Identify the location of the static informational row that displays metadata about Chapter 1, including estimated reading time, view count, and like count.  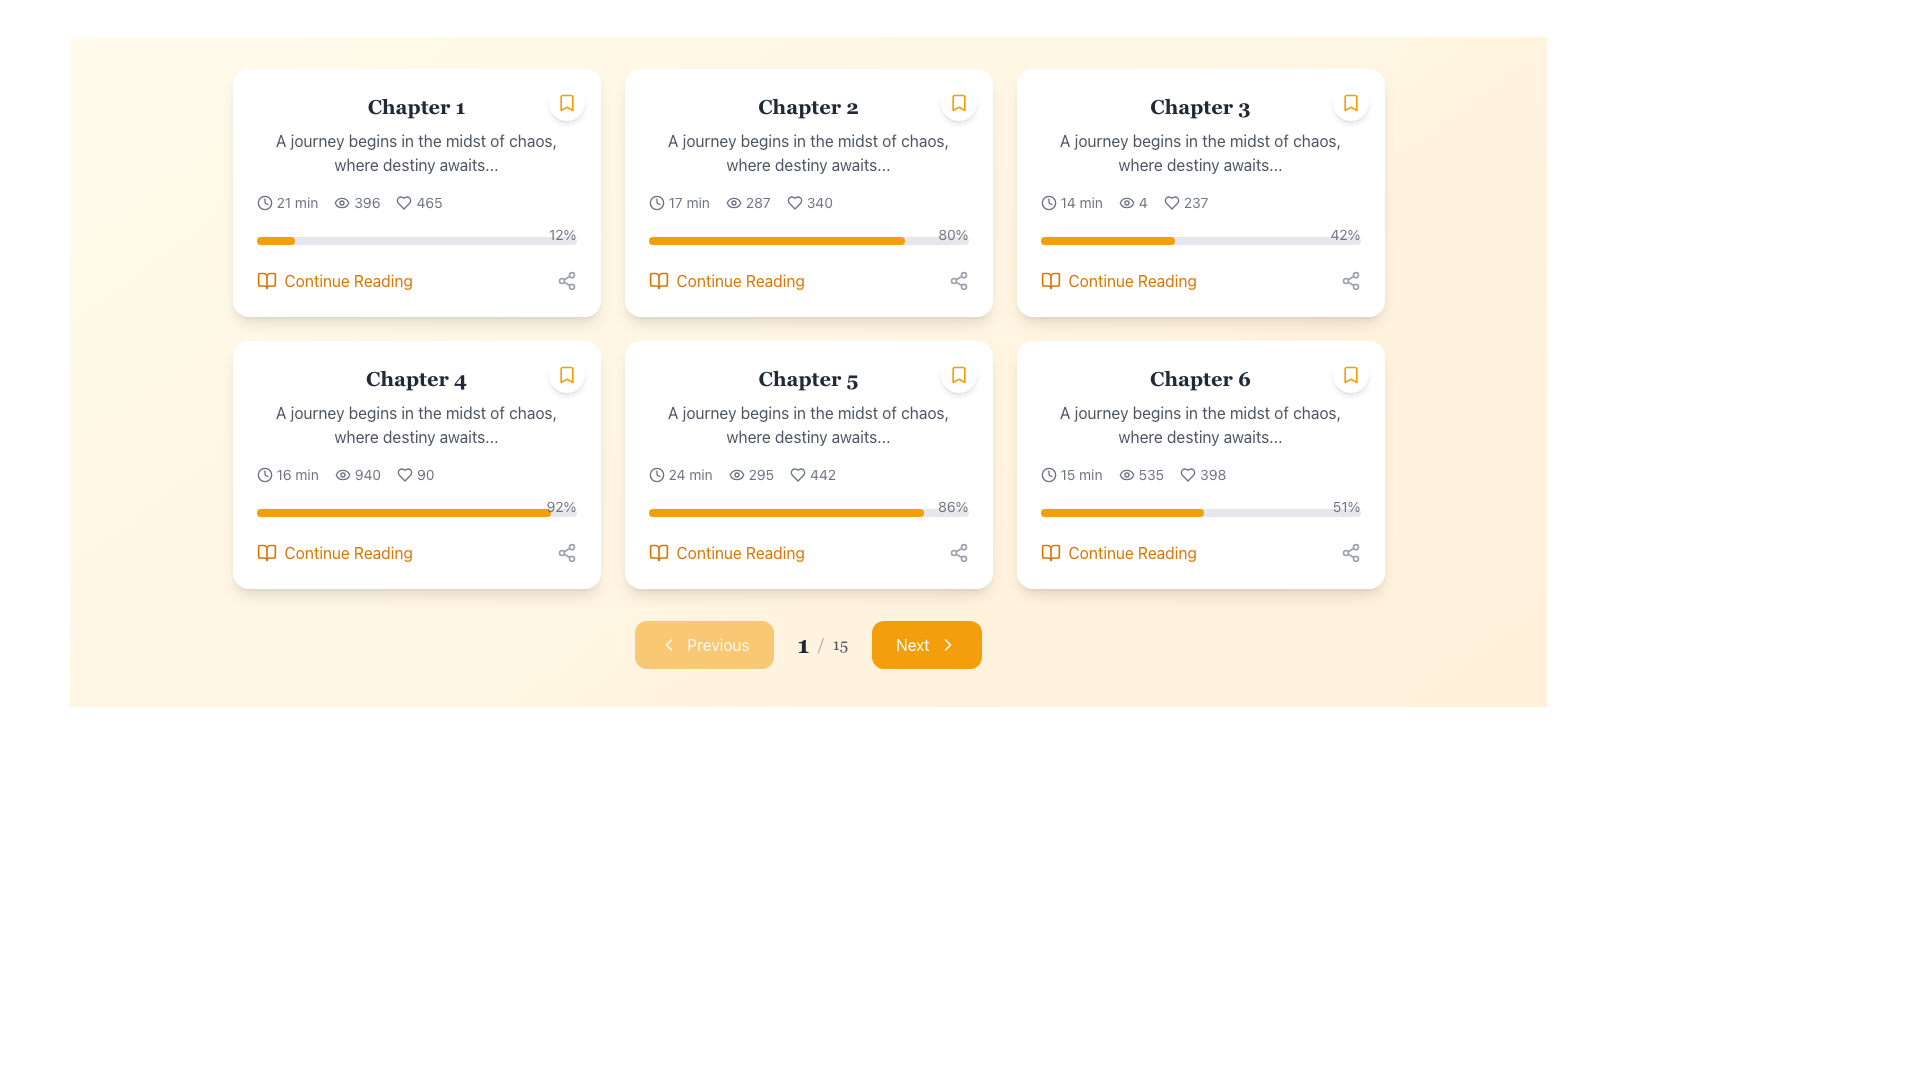
(415, 203).